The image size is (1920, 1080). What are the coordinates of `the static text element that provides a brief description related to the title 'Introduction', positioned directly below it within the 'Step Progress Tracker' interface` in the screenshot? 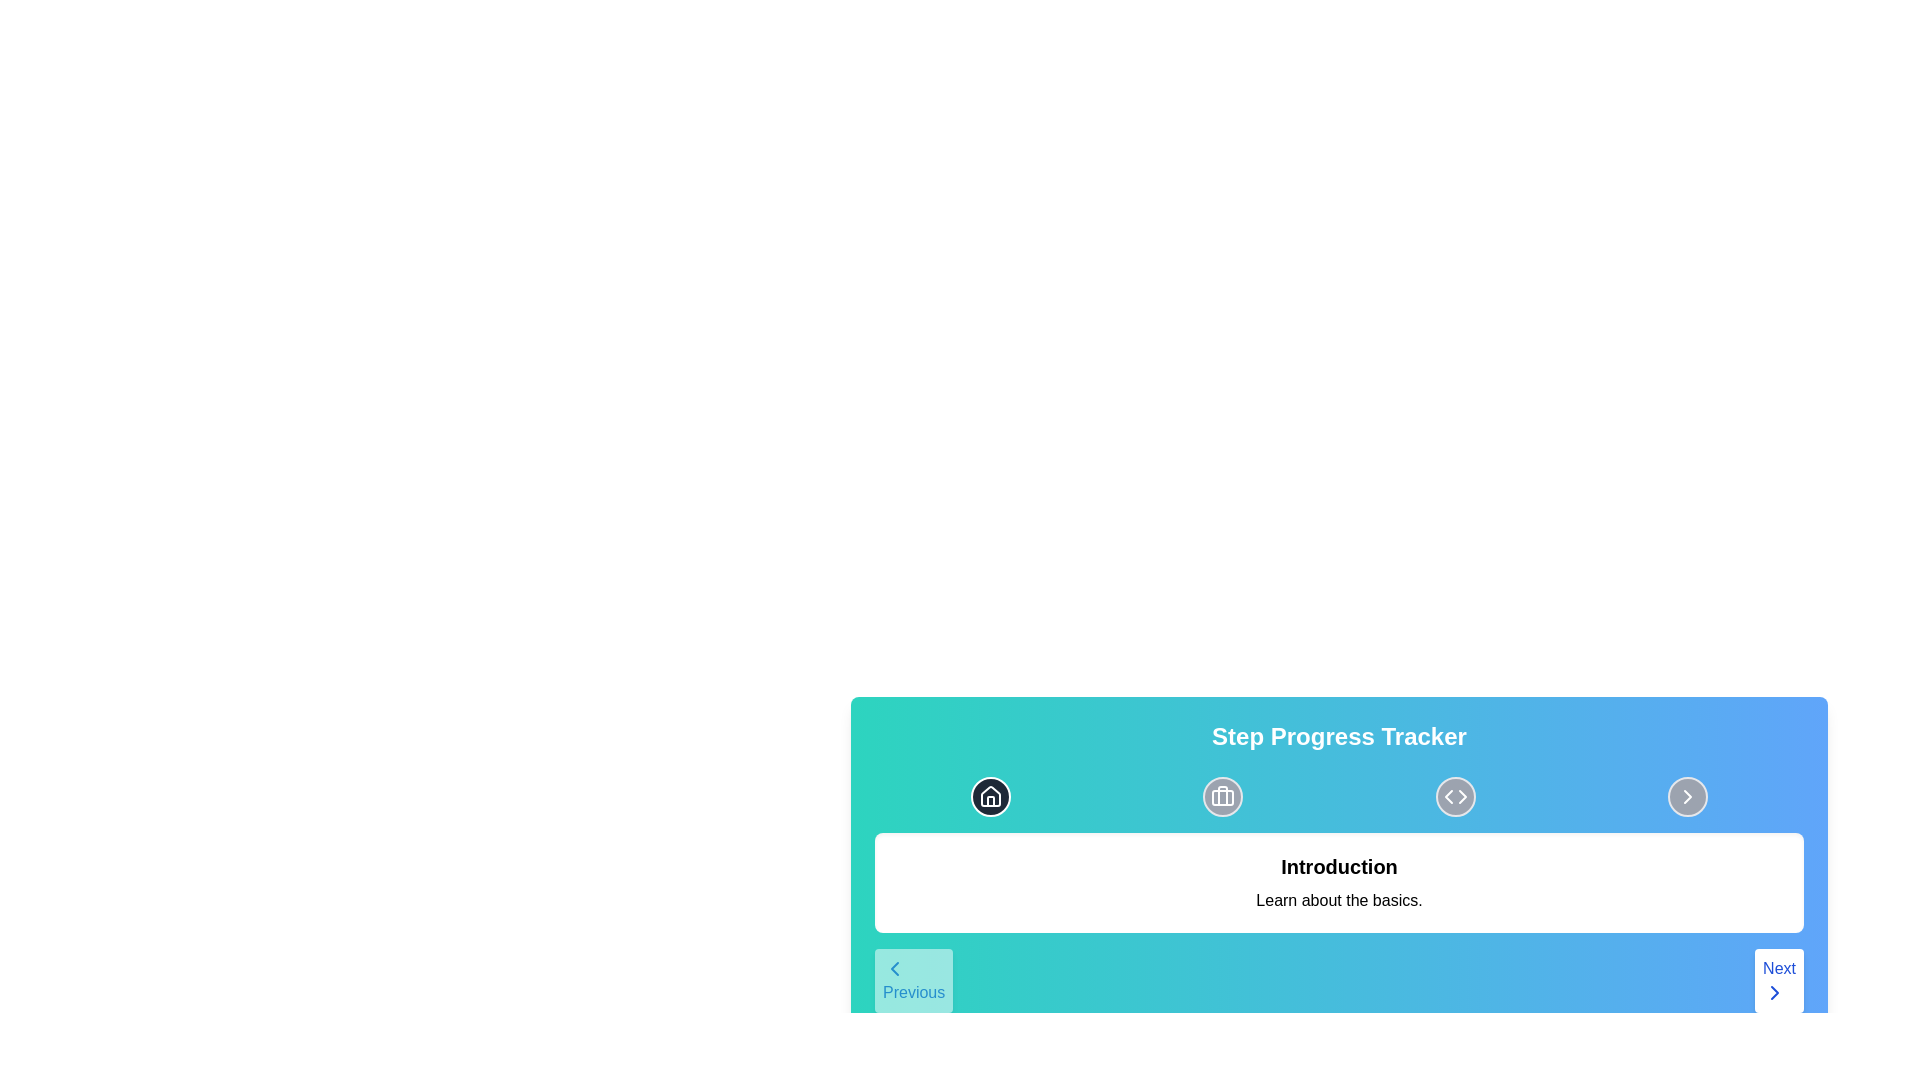 It's located at (1339, 901).